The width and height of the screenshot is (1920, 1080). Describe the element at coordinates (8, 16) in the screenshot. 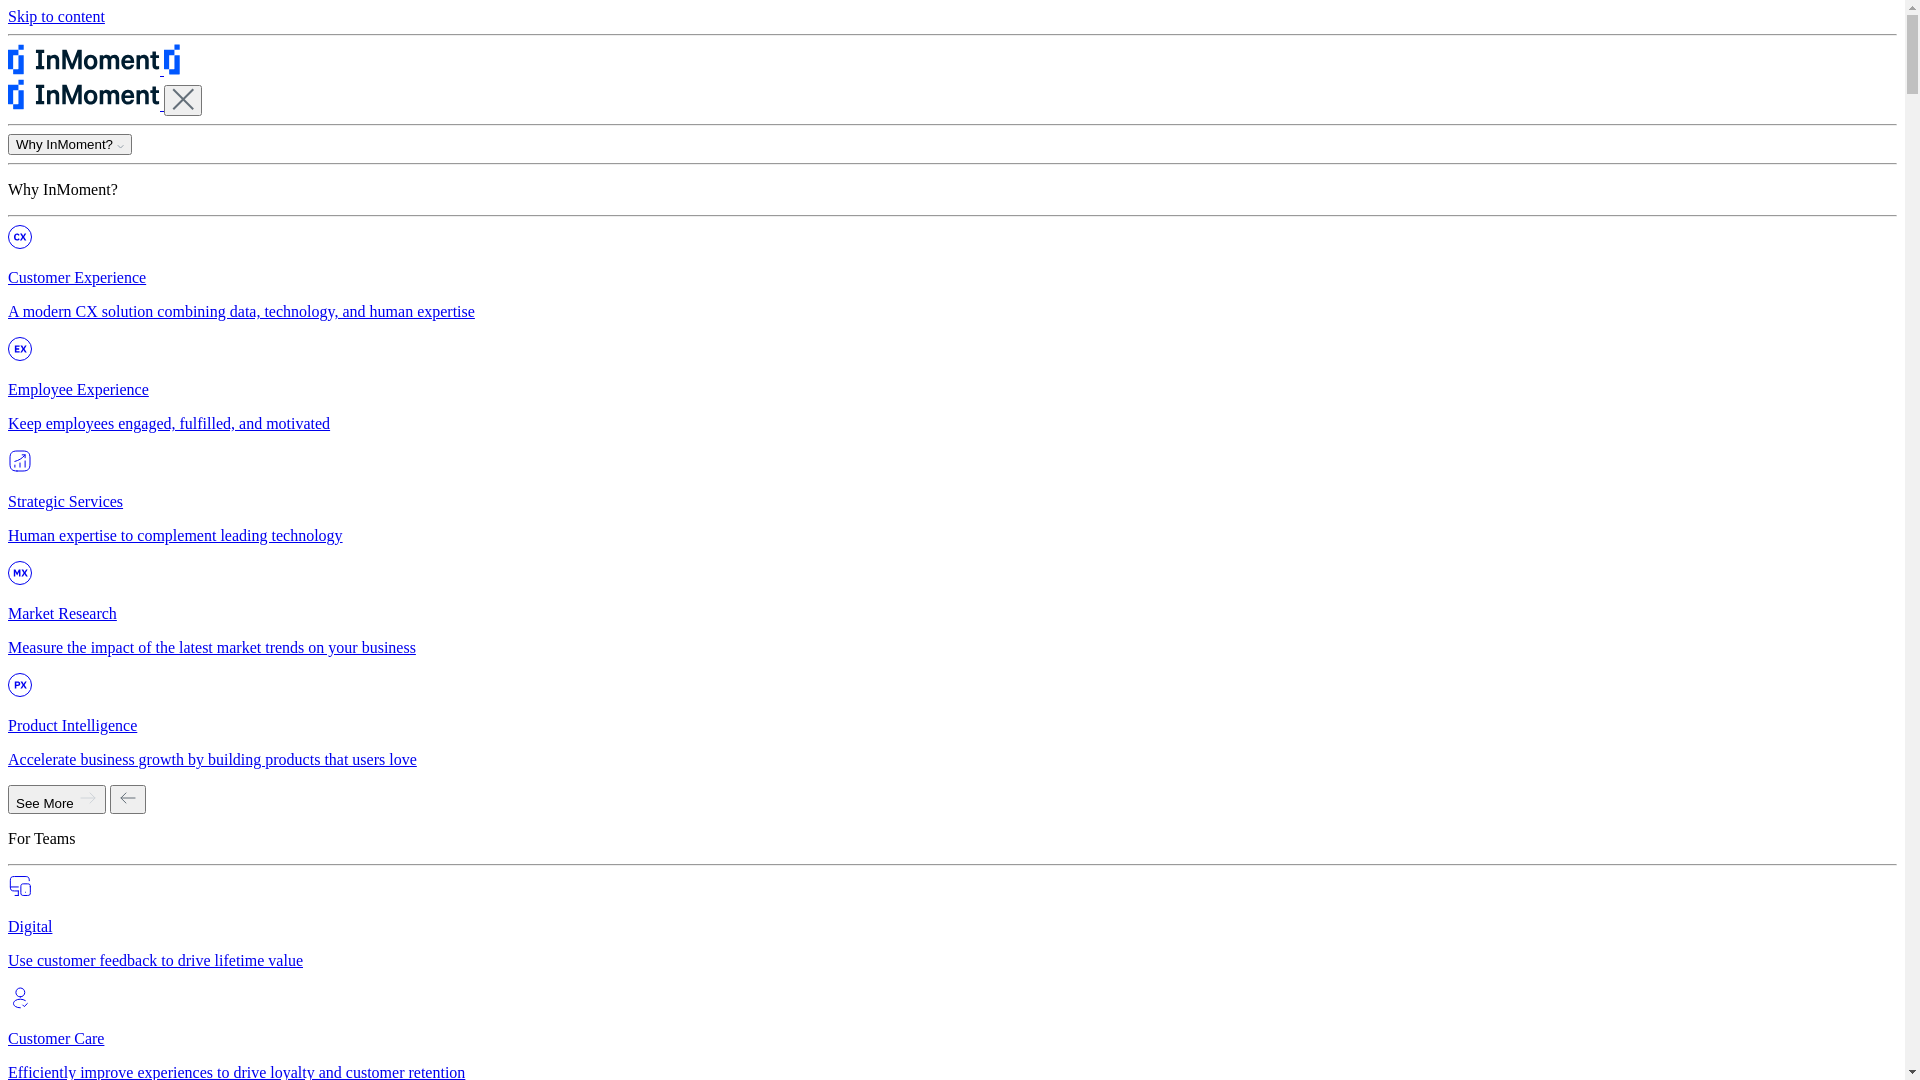

I see `'Skip to content'` at that location.